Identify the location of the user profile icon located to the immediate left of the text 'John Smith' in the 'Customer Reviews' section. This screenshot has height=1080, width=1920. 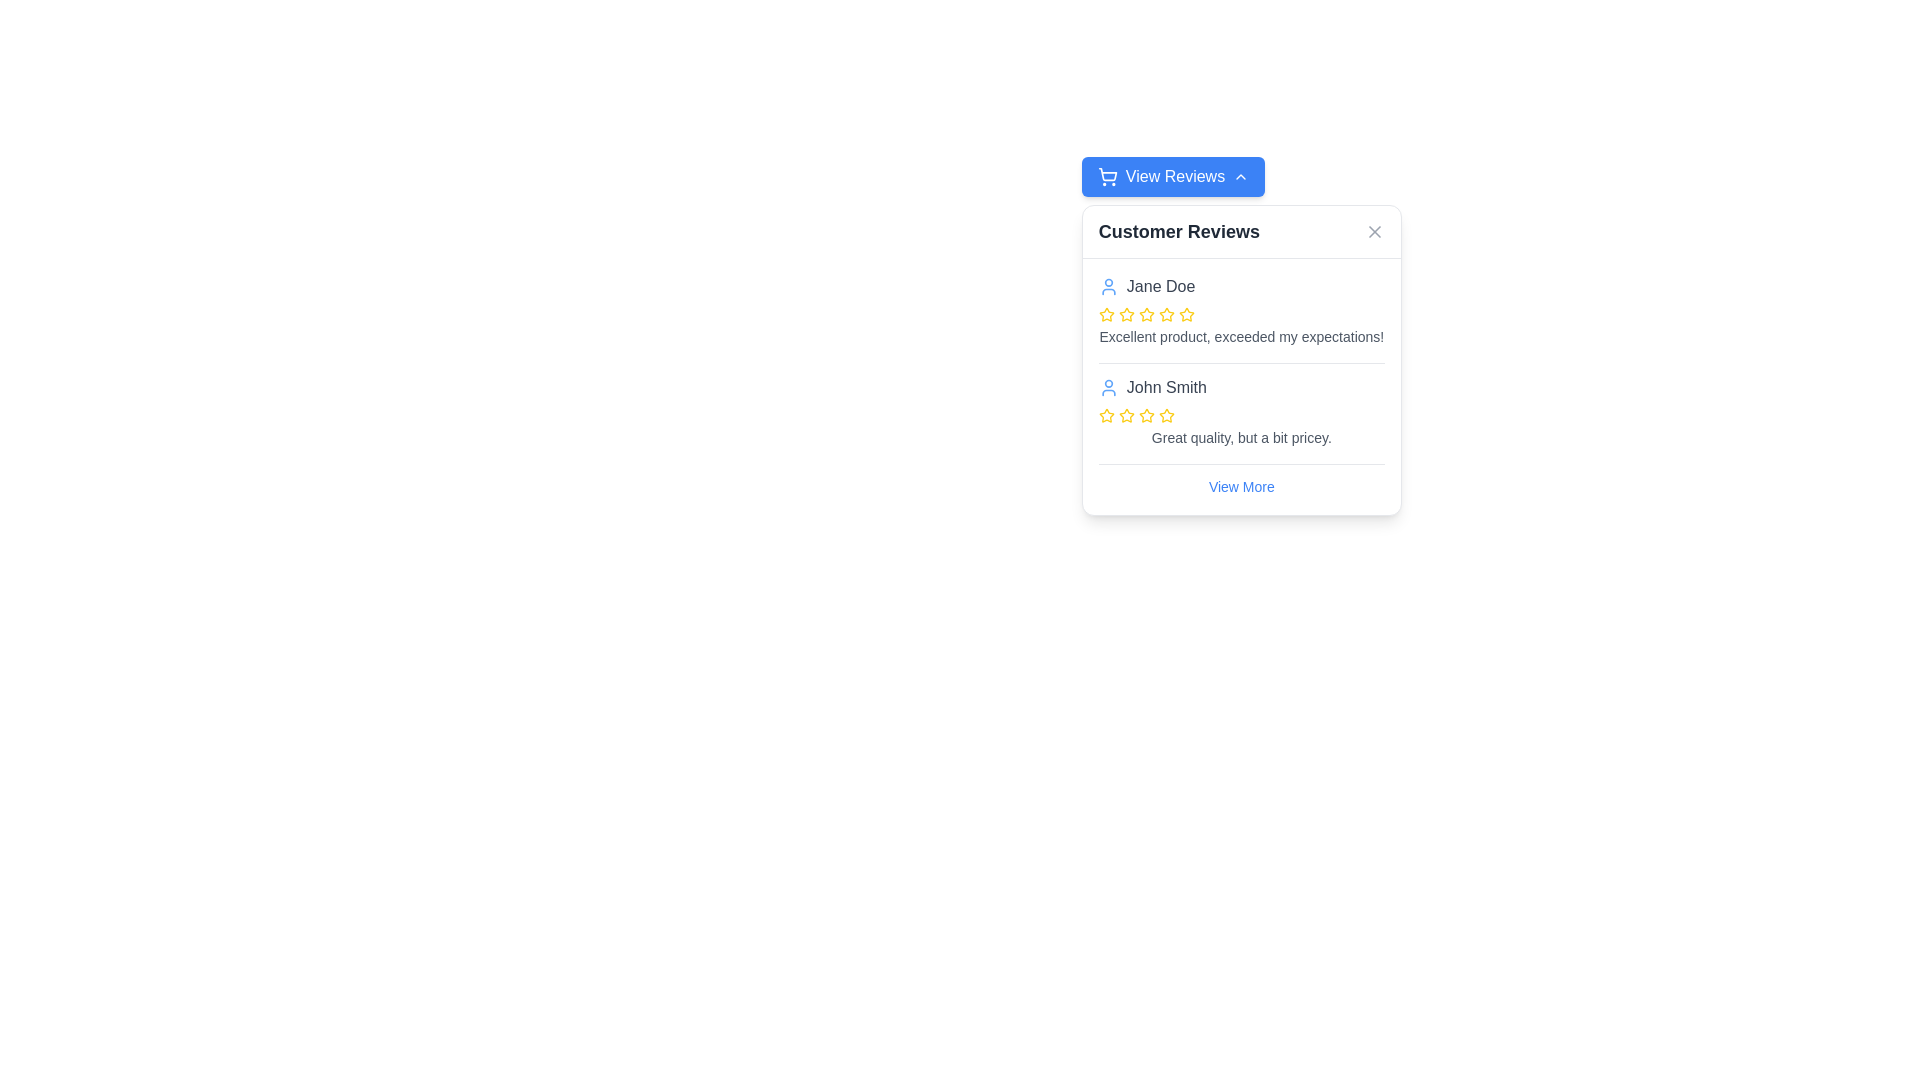
(1107, 388).